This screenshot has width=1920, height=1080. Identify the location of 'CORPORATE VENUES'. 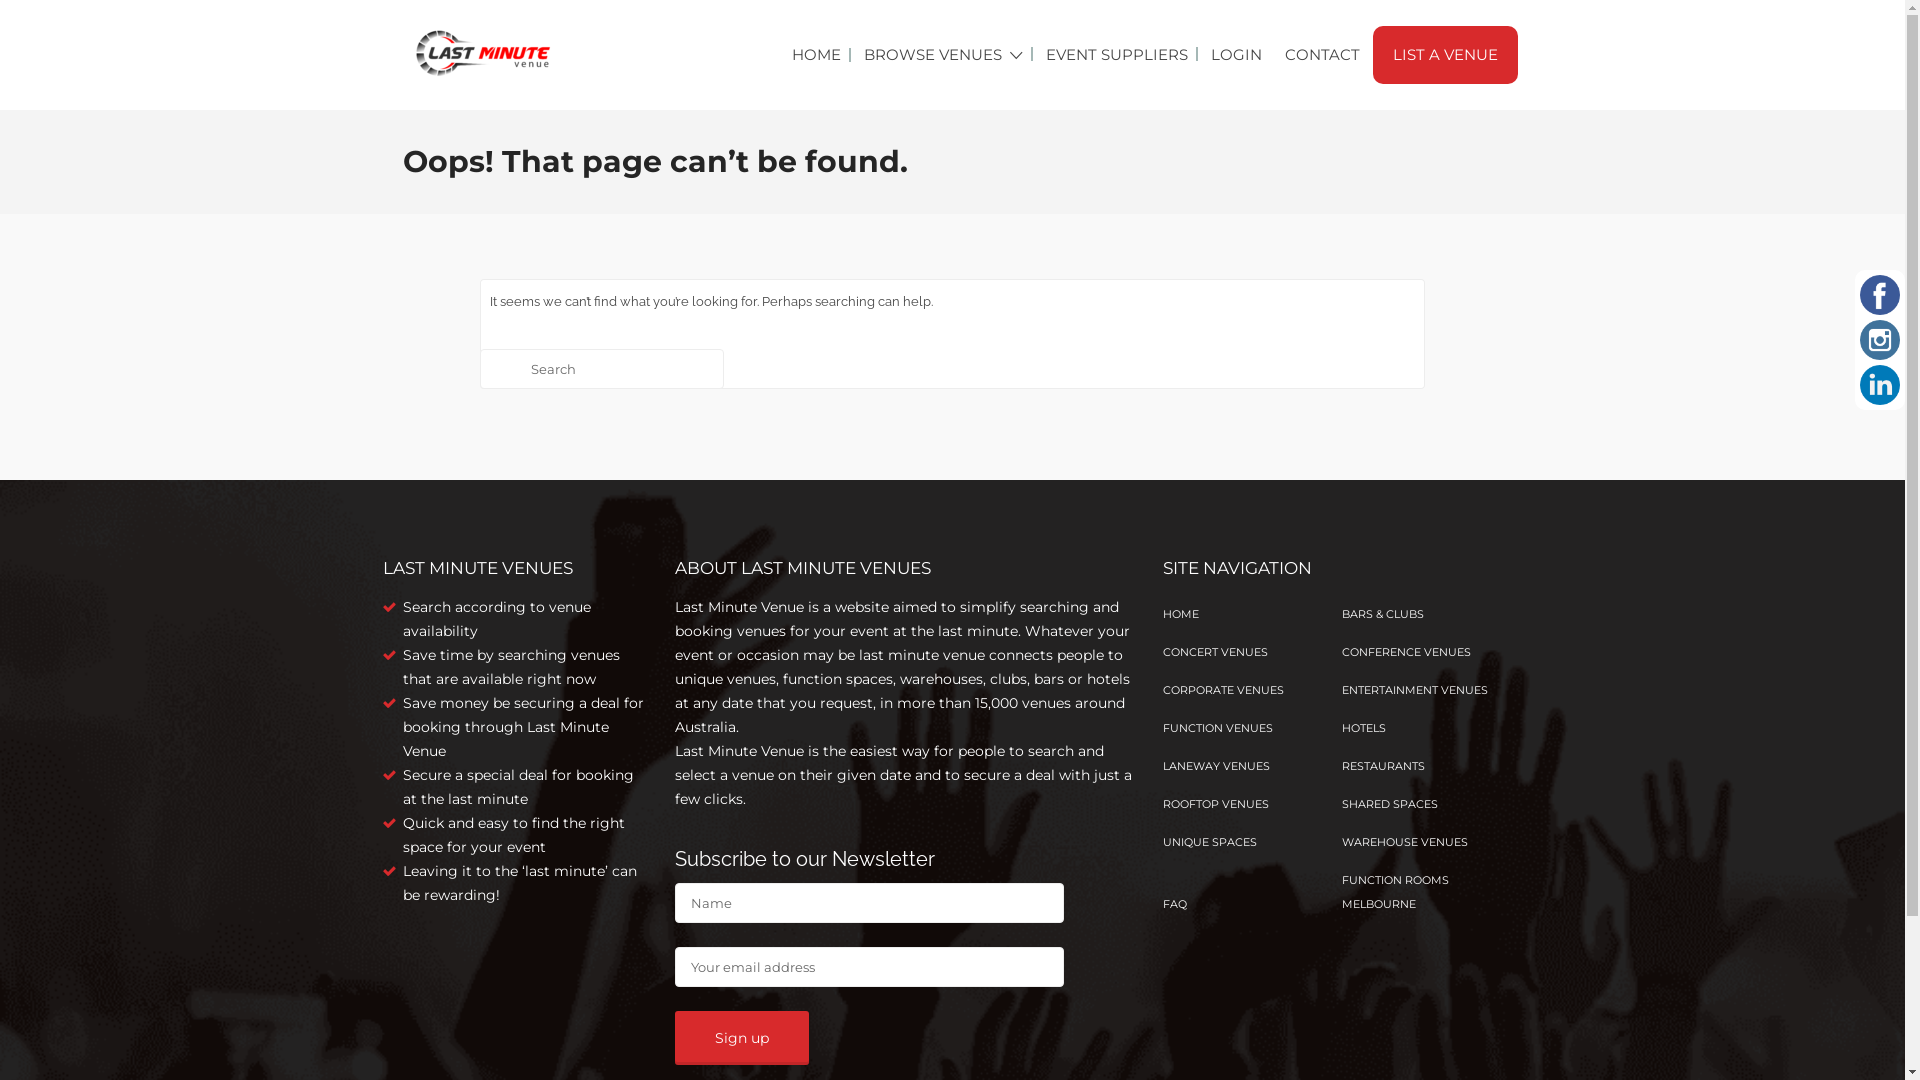
(1221, 689).